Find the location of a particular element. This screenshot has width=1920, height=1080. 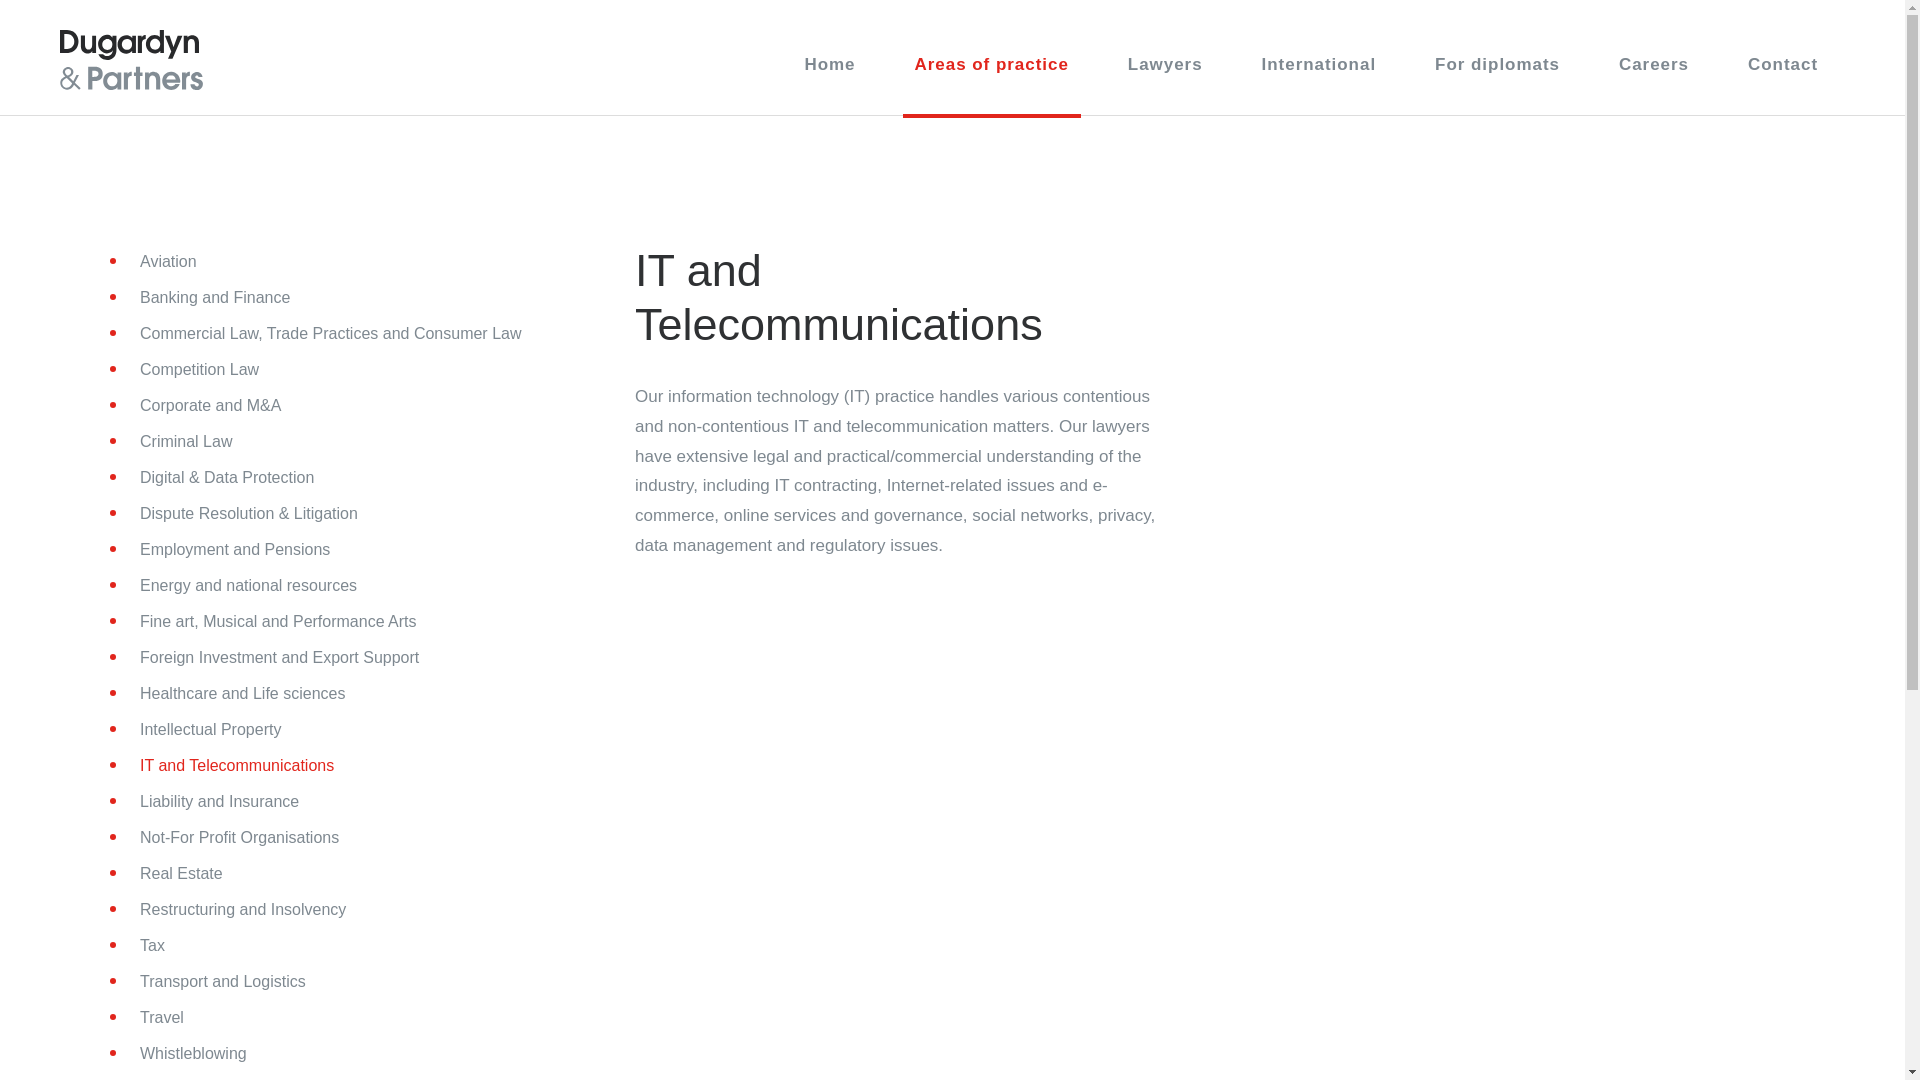

'Liability and Insurance' is located at coordinates (206, 801).